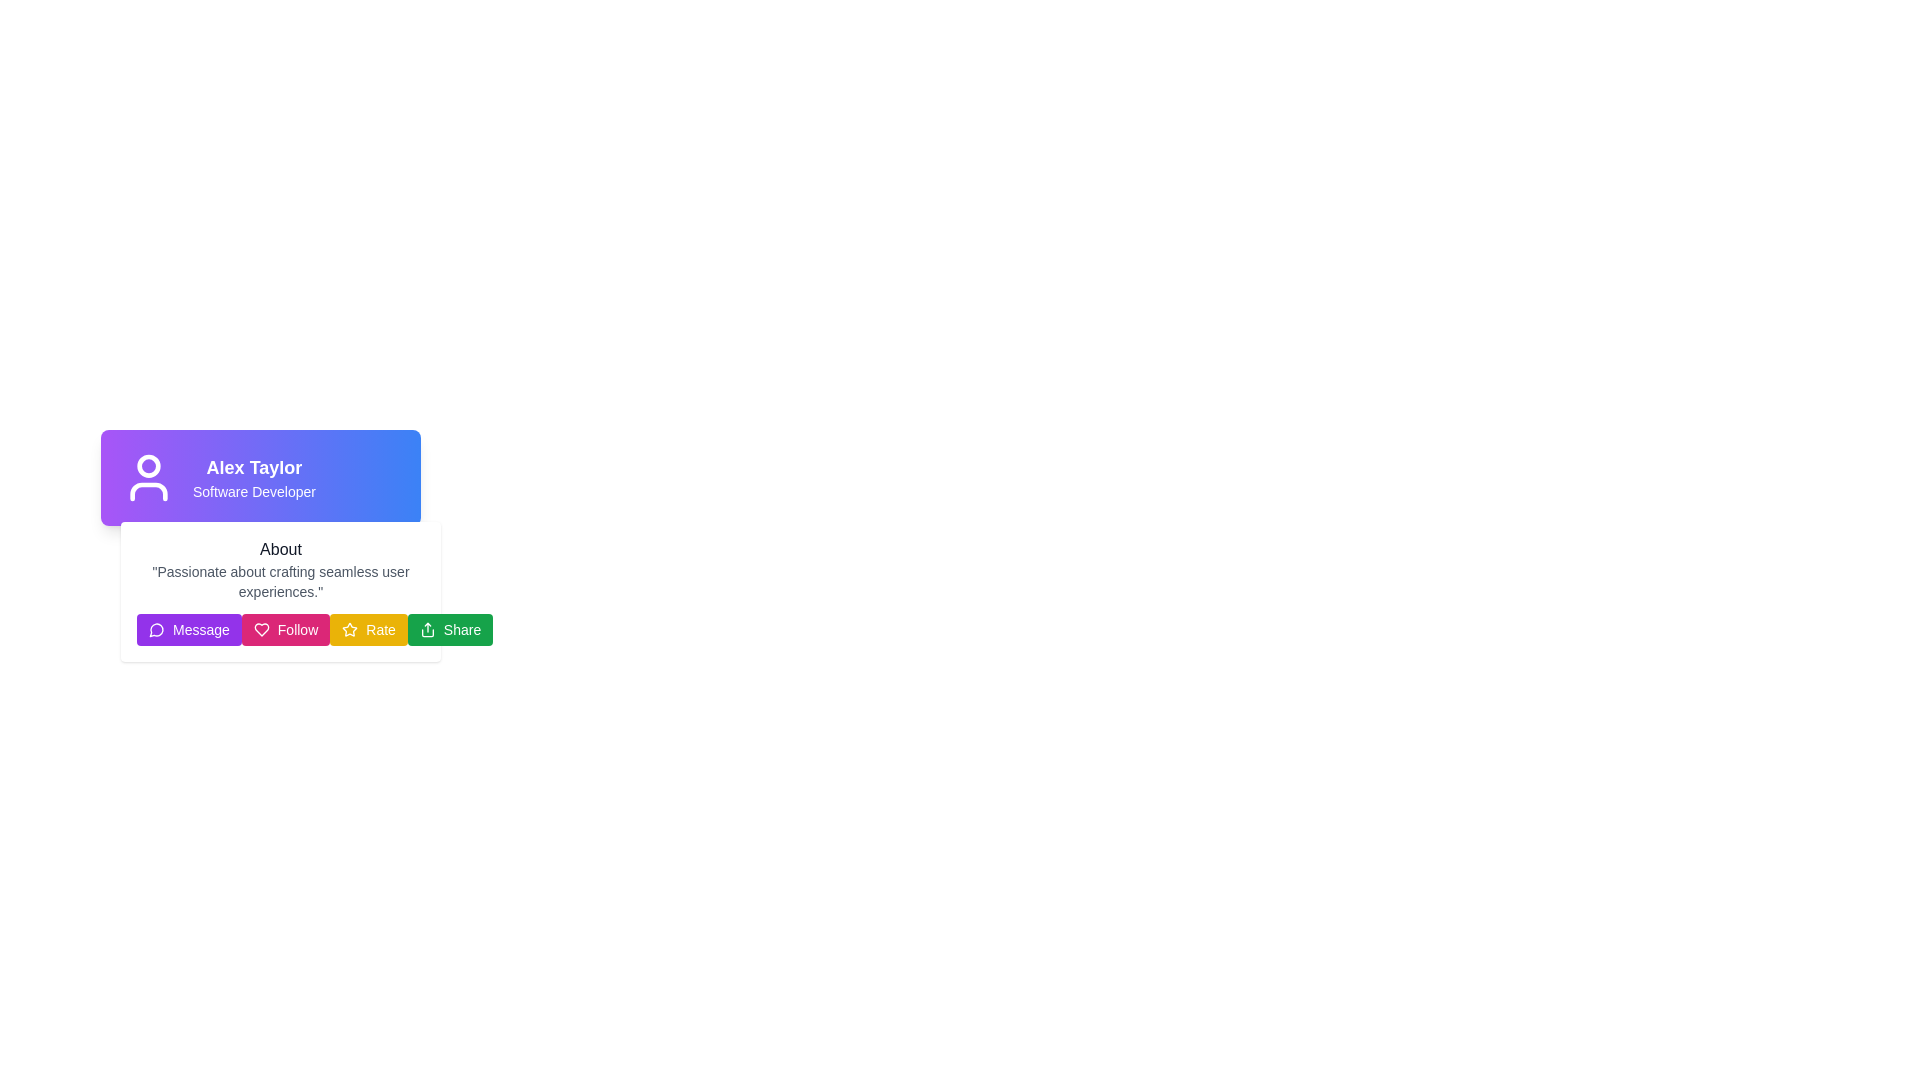  What do you see at coordinates (260, 628) in the screenshot?
I see `the red heart icon button located in the profile card interface` at bounding box center [260, 628].